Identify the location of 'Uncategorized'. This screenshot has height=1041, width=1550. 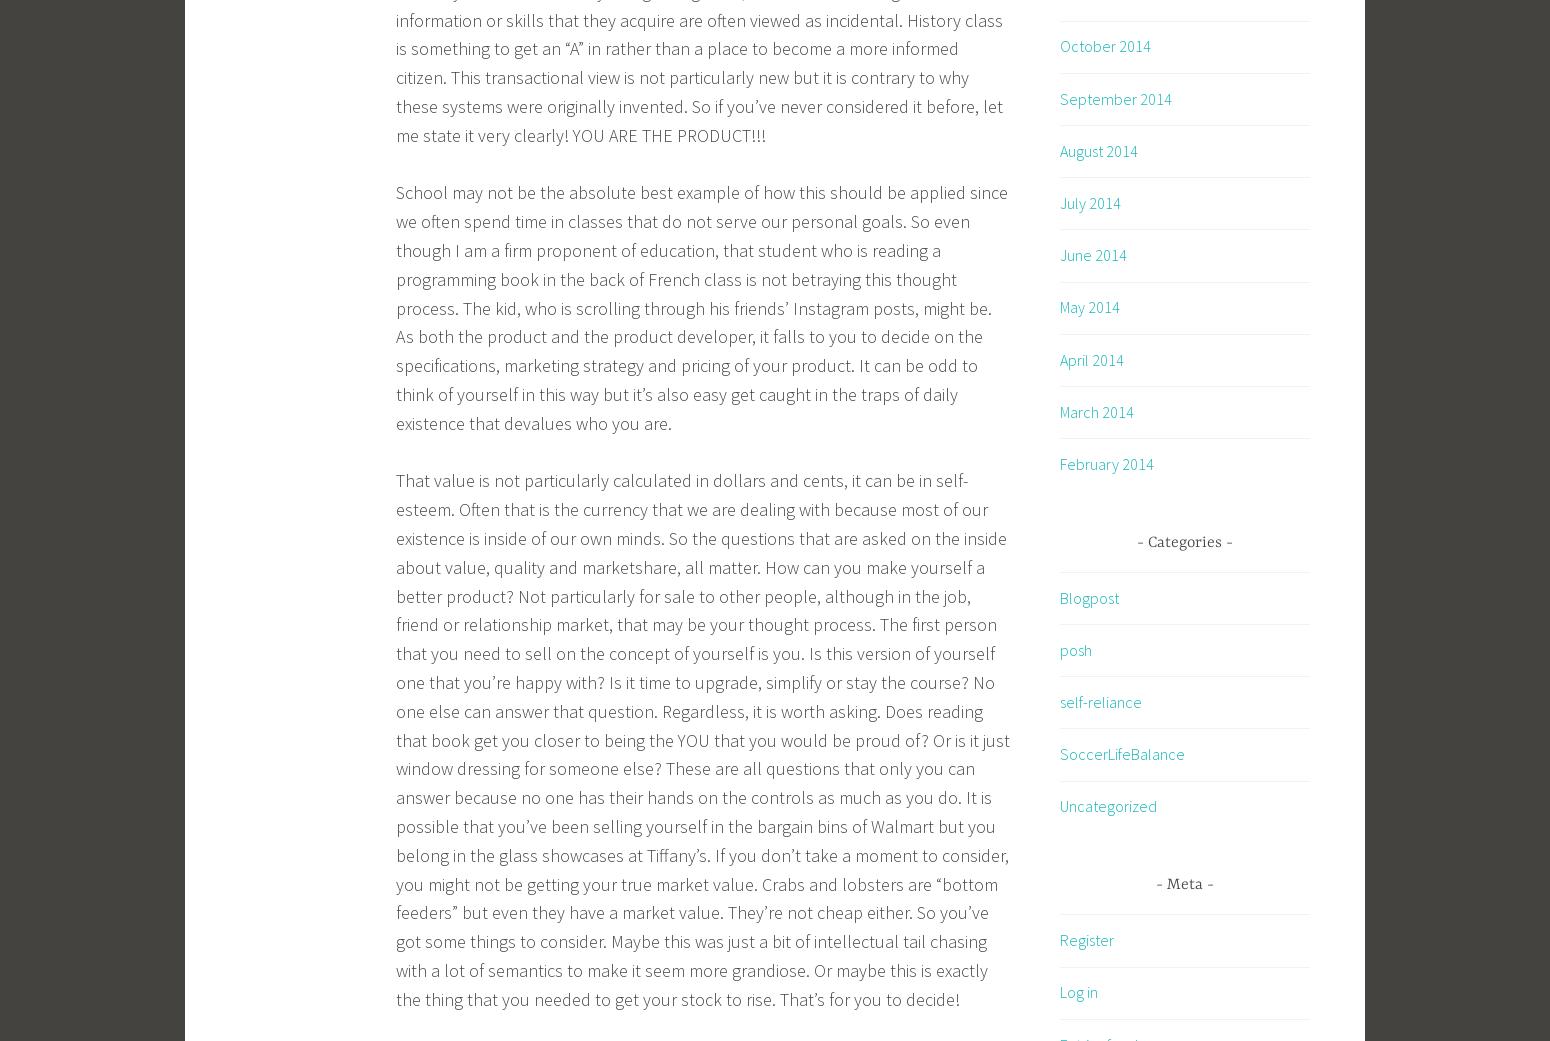
(1107, 806).